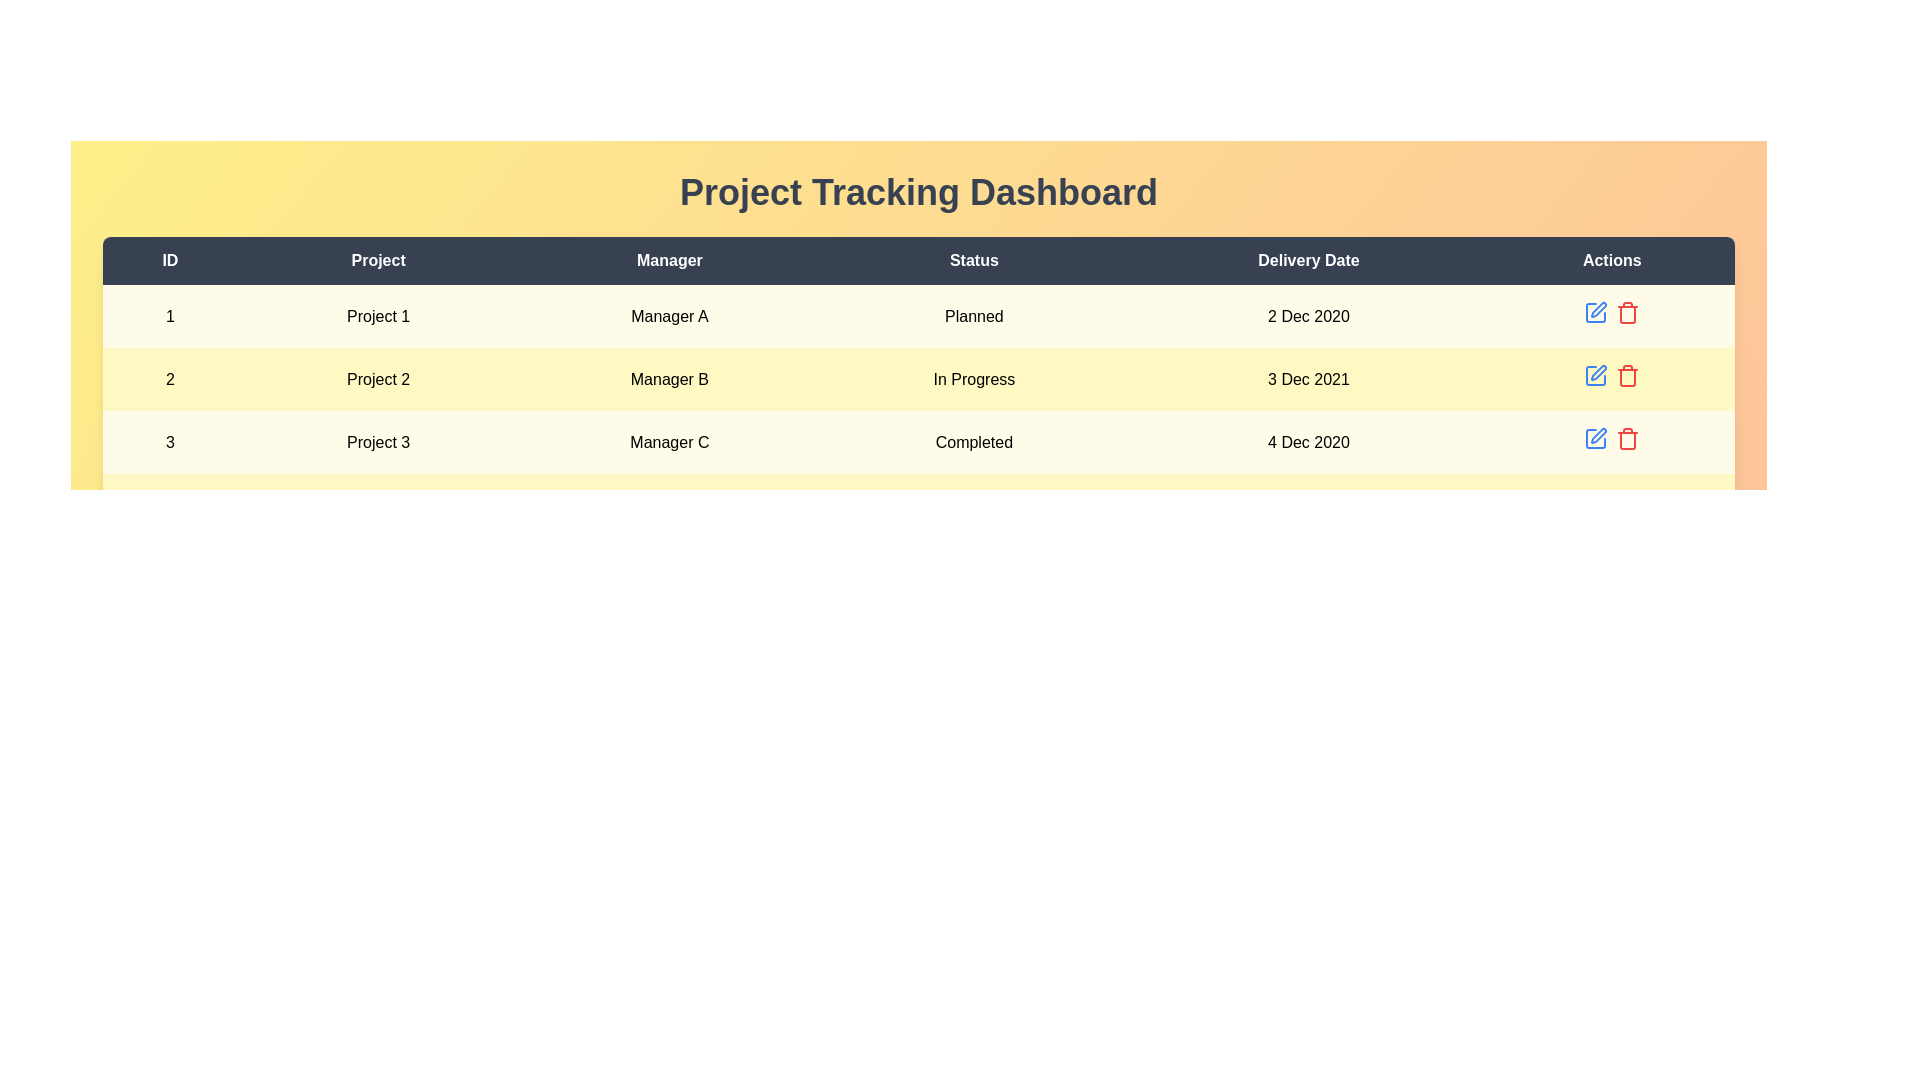 This screenshot has height=1080, width=1920. Describe the element at coordinates (974, 260) in the screenshot. I see `the column header Status to sort the projects` at that location.